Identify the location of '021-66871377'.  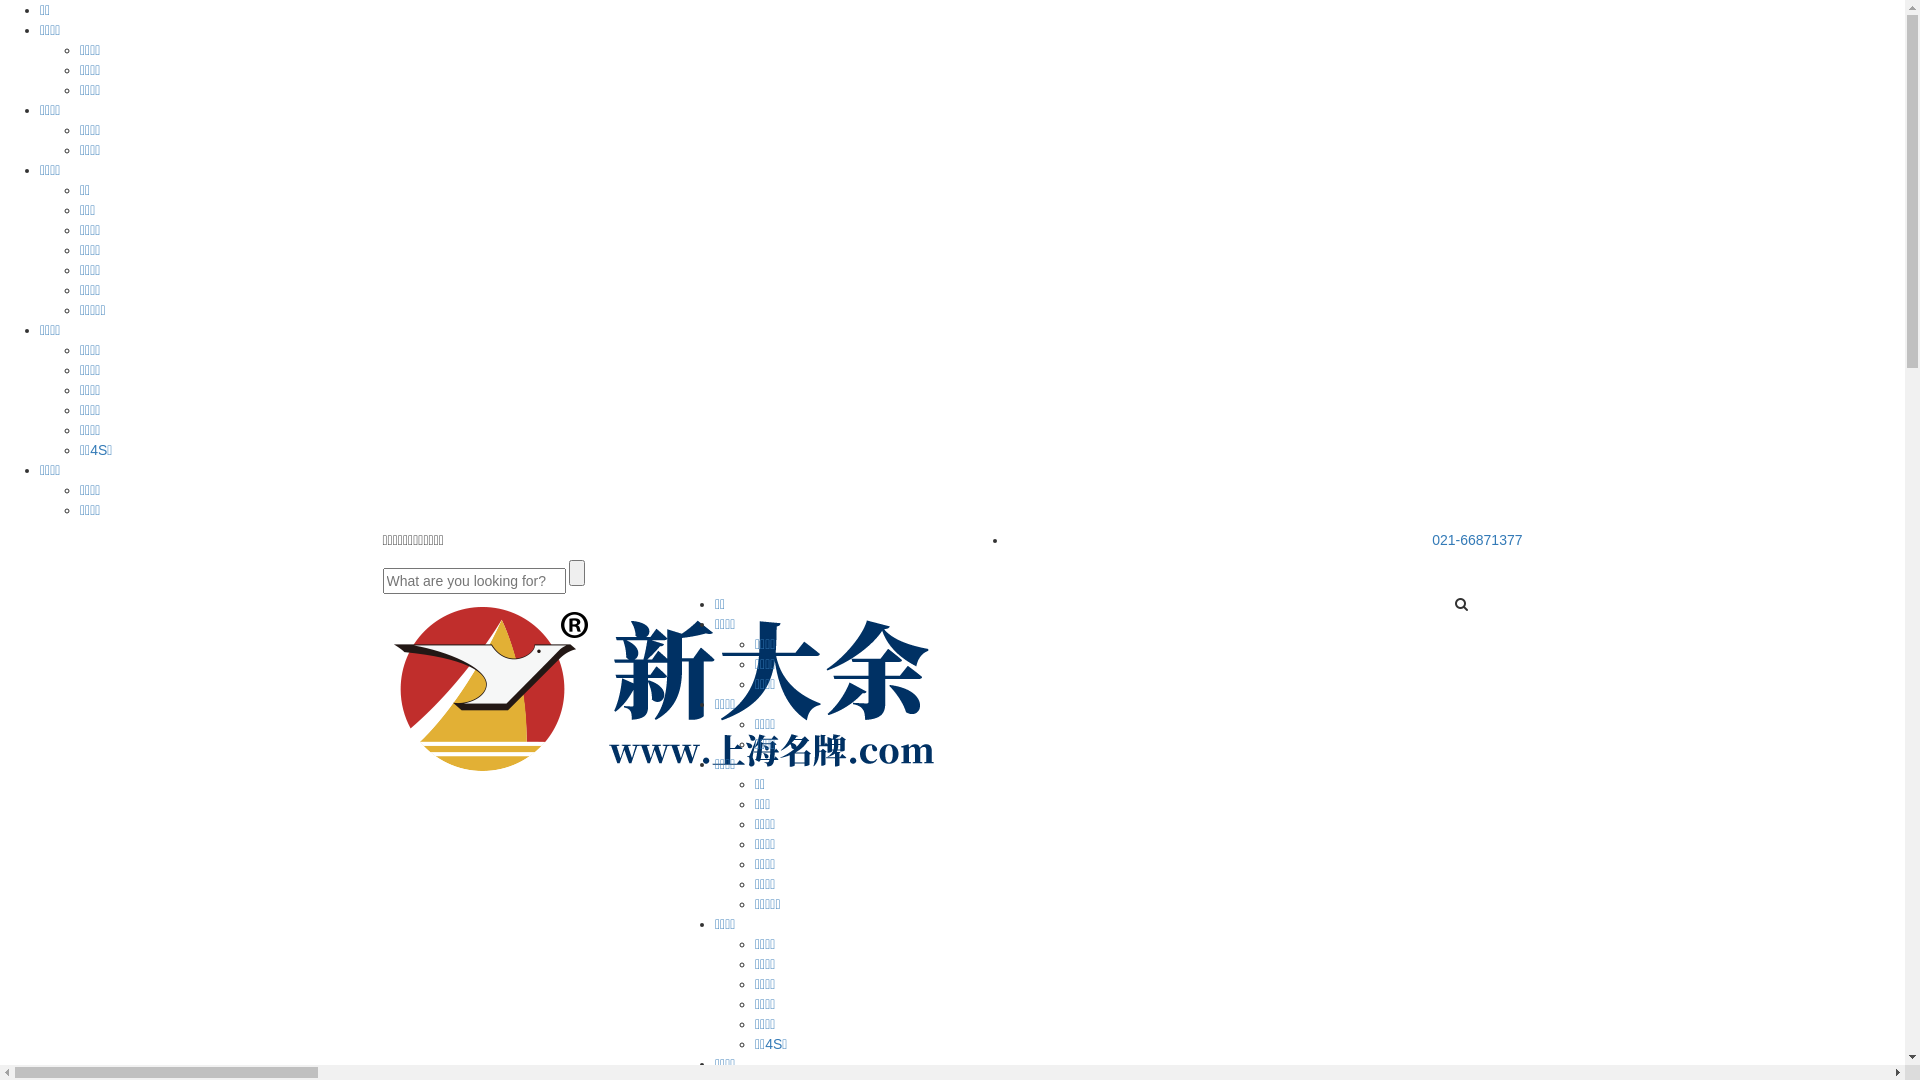
(1477, 540).